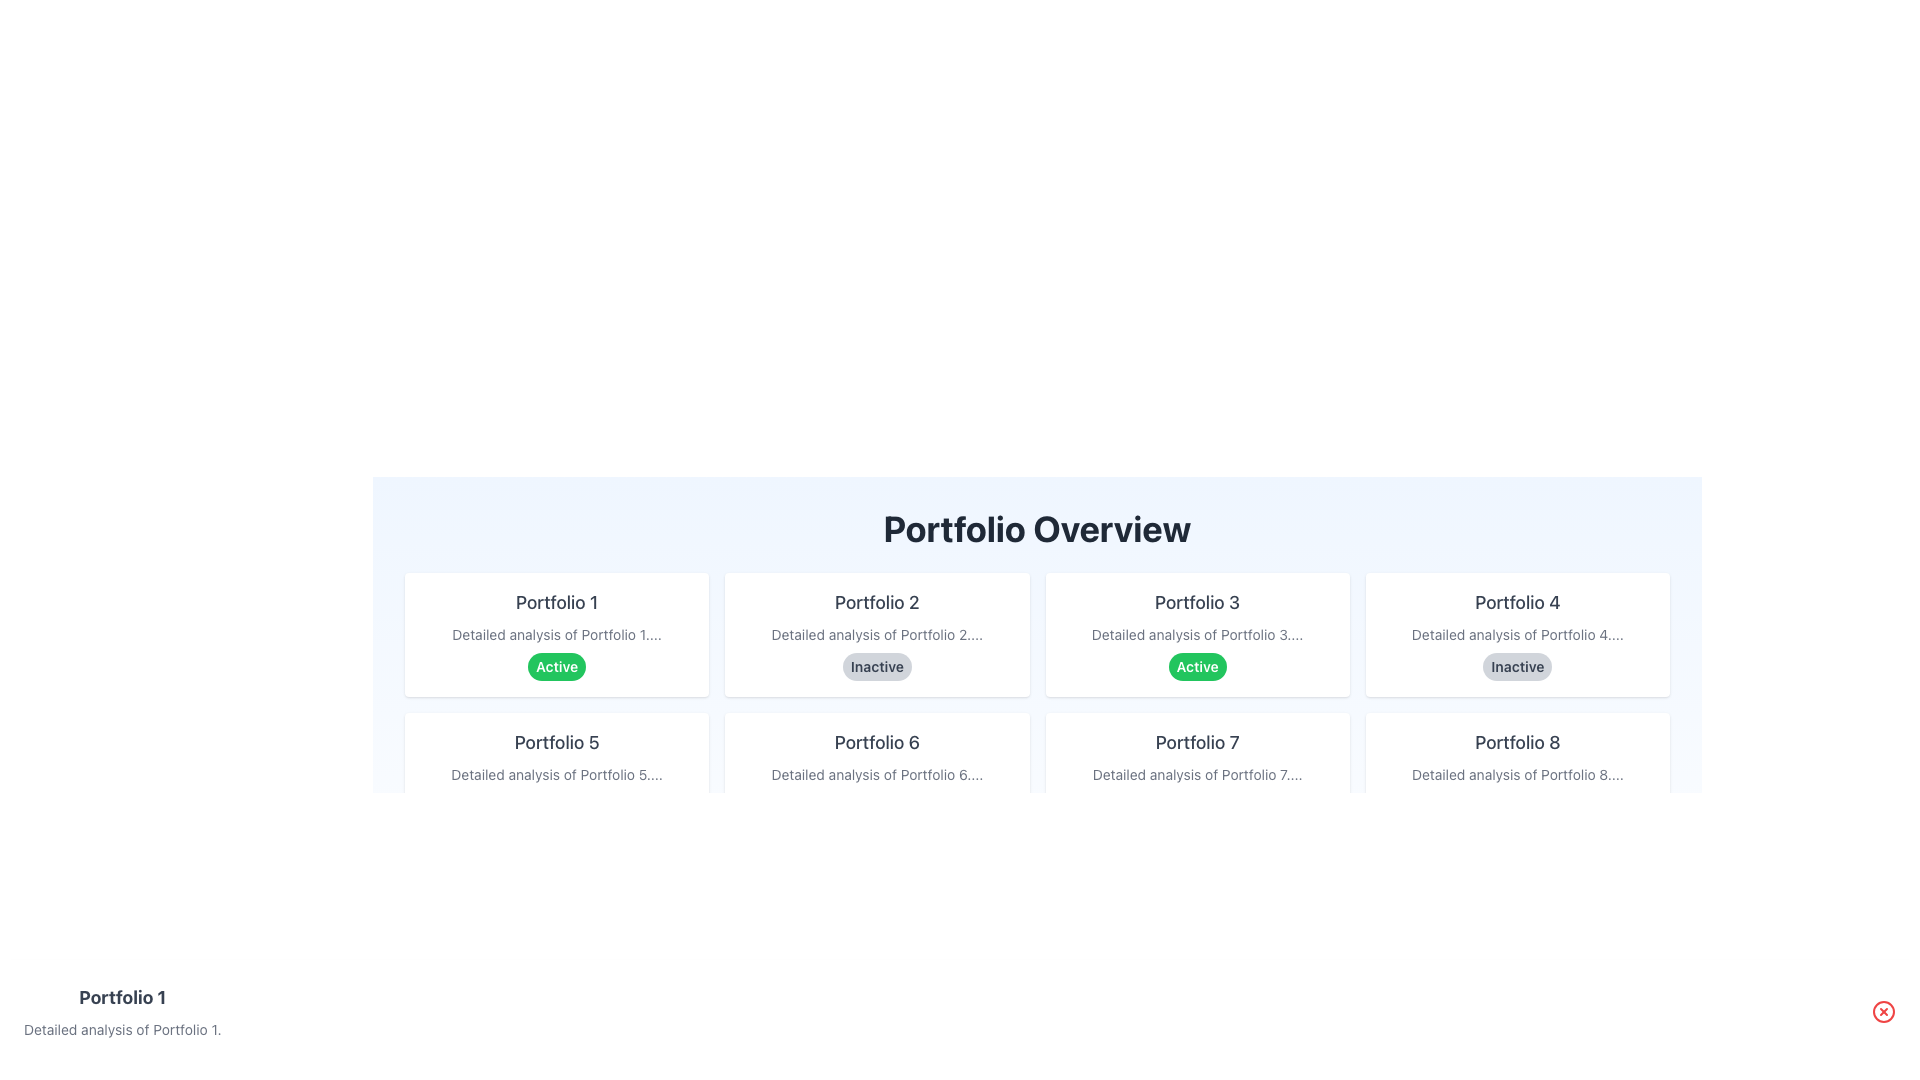  What do you see at coordinates (557, 601) in the screenshot?
I see `the text label at the top of the first portfolio card to trigger potential tooltips` at bounding box center [557, 601].